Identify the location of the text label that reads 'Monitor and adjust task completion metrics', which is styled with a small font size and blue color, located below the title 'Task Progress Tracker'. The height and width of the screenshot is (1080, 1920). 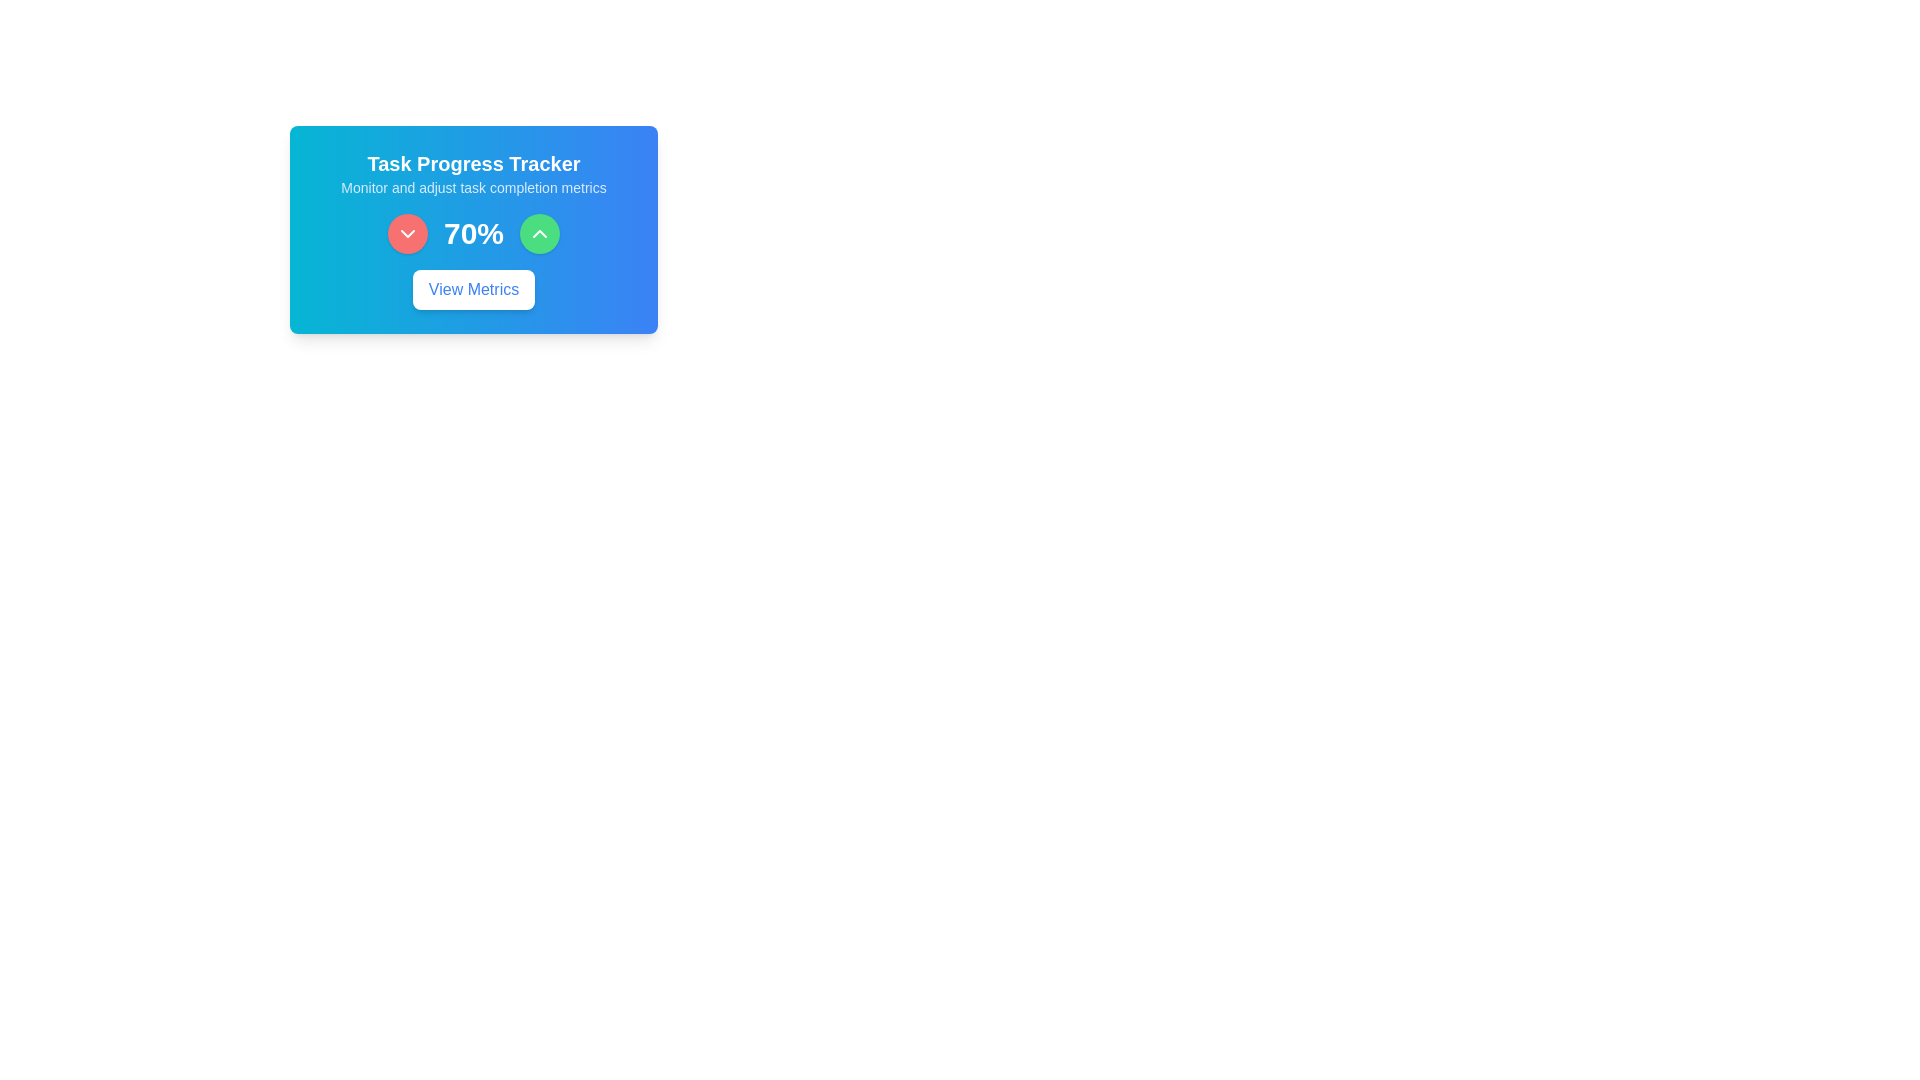
(473, 188).